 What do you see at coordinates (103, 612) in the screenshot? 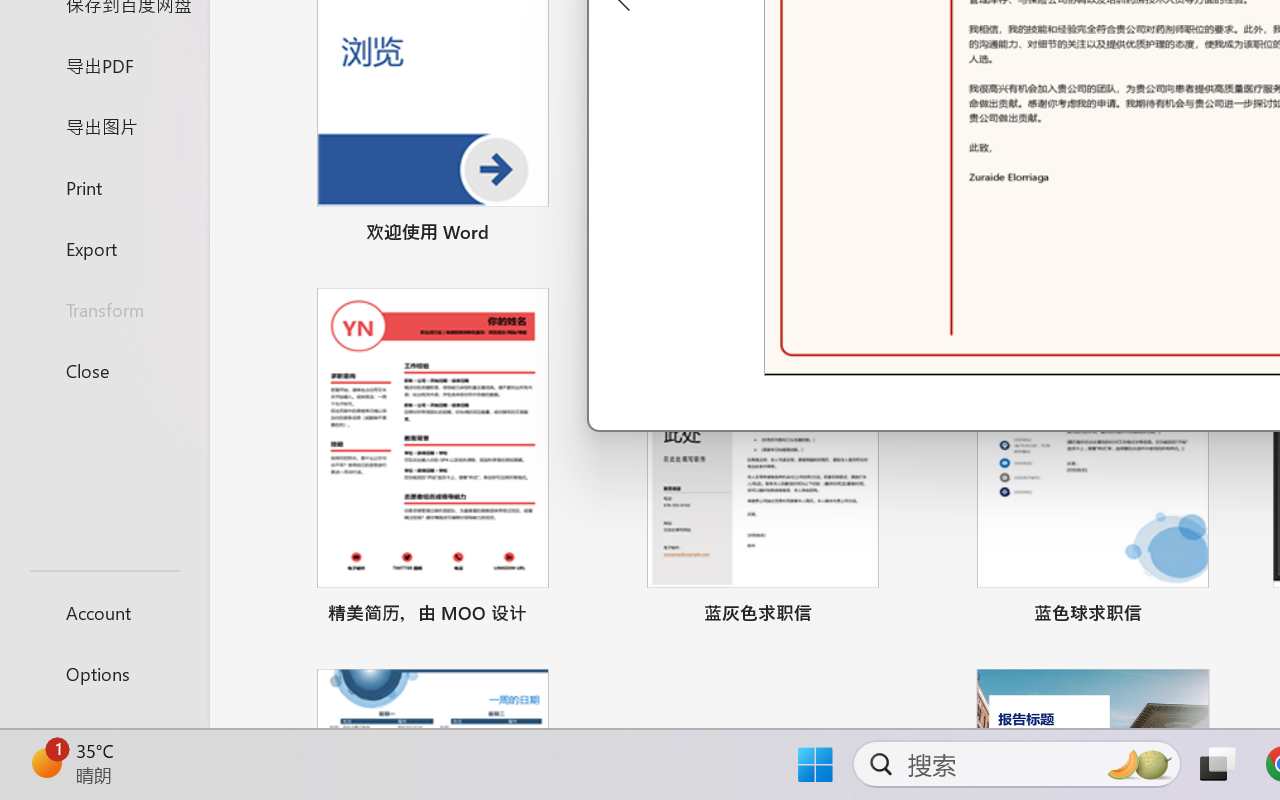
I see `'Account'` at bounding box center [103, 612].